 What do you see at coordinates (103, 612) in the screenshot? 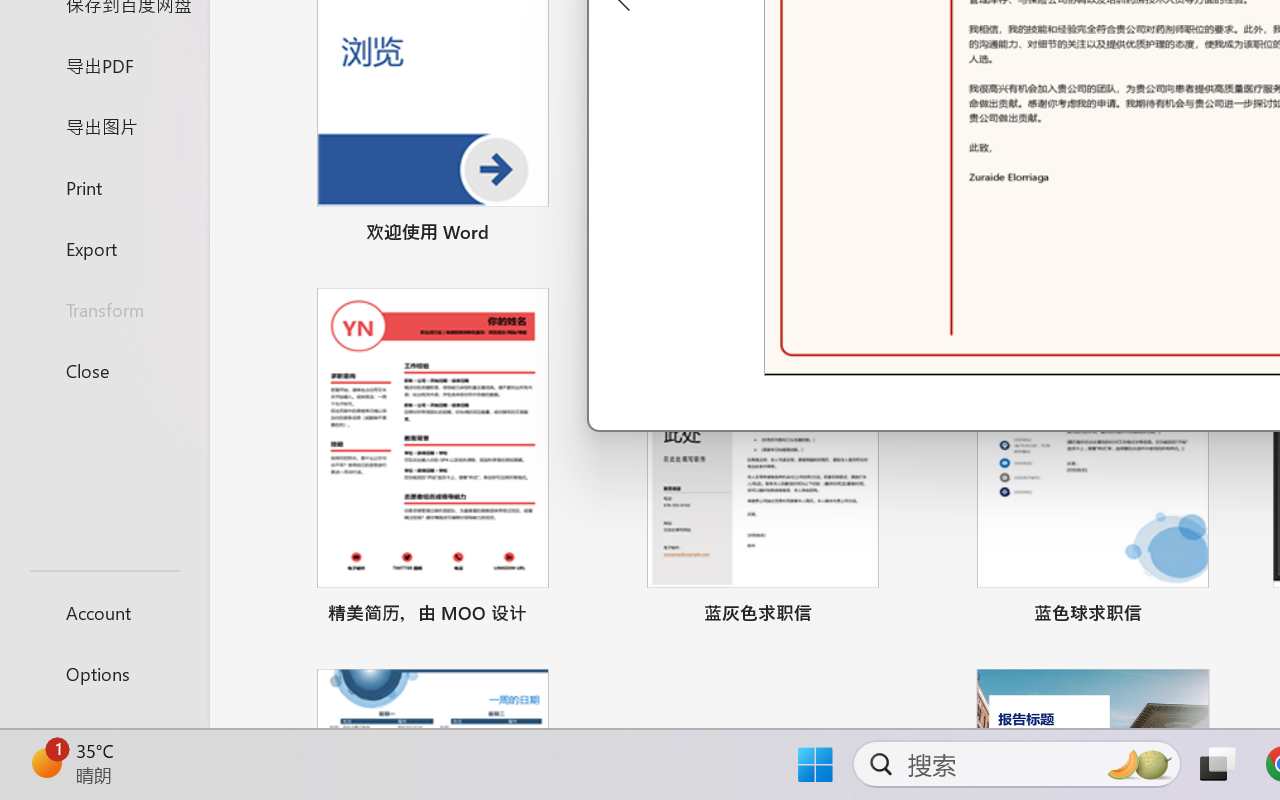
I see `'Account'` at bounding box center [103, 612].